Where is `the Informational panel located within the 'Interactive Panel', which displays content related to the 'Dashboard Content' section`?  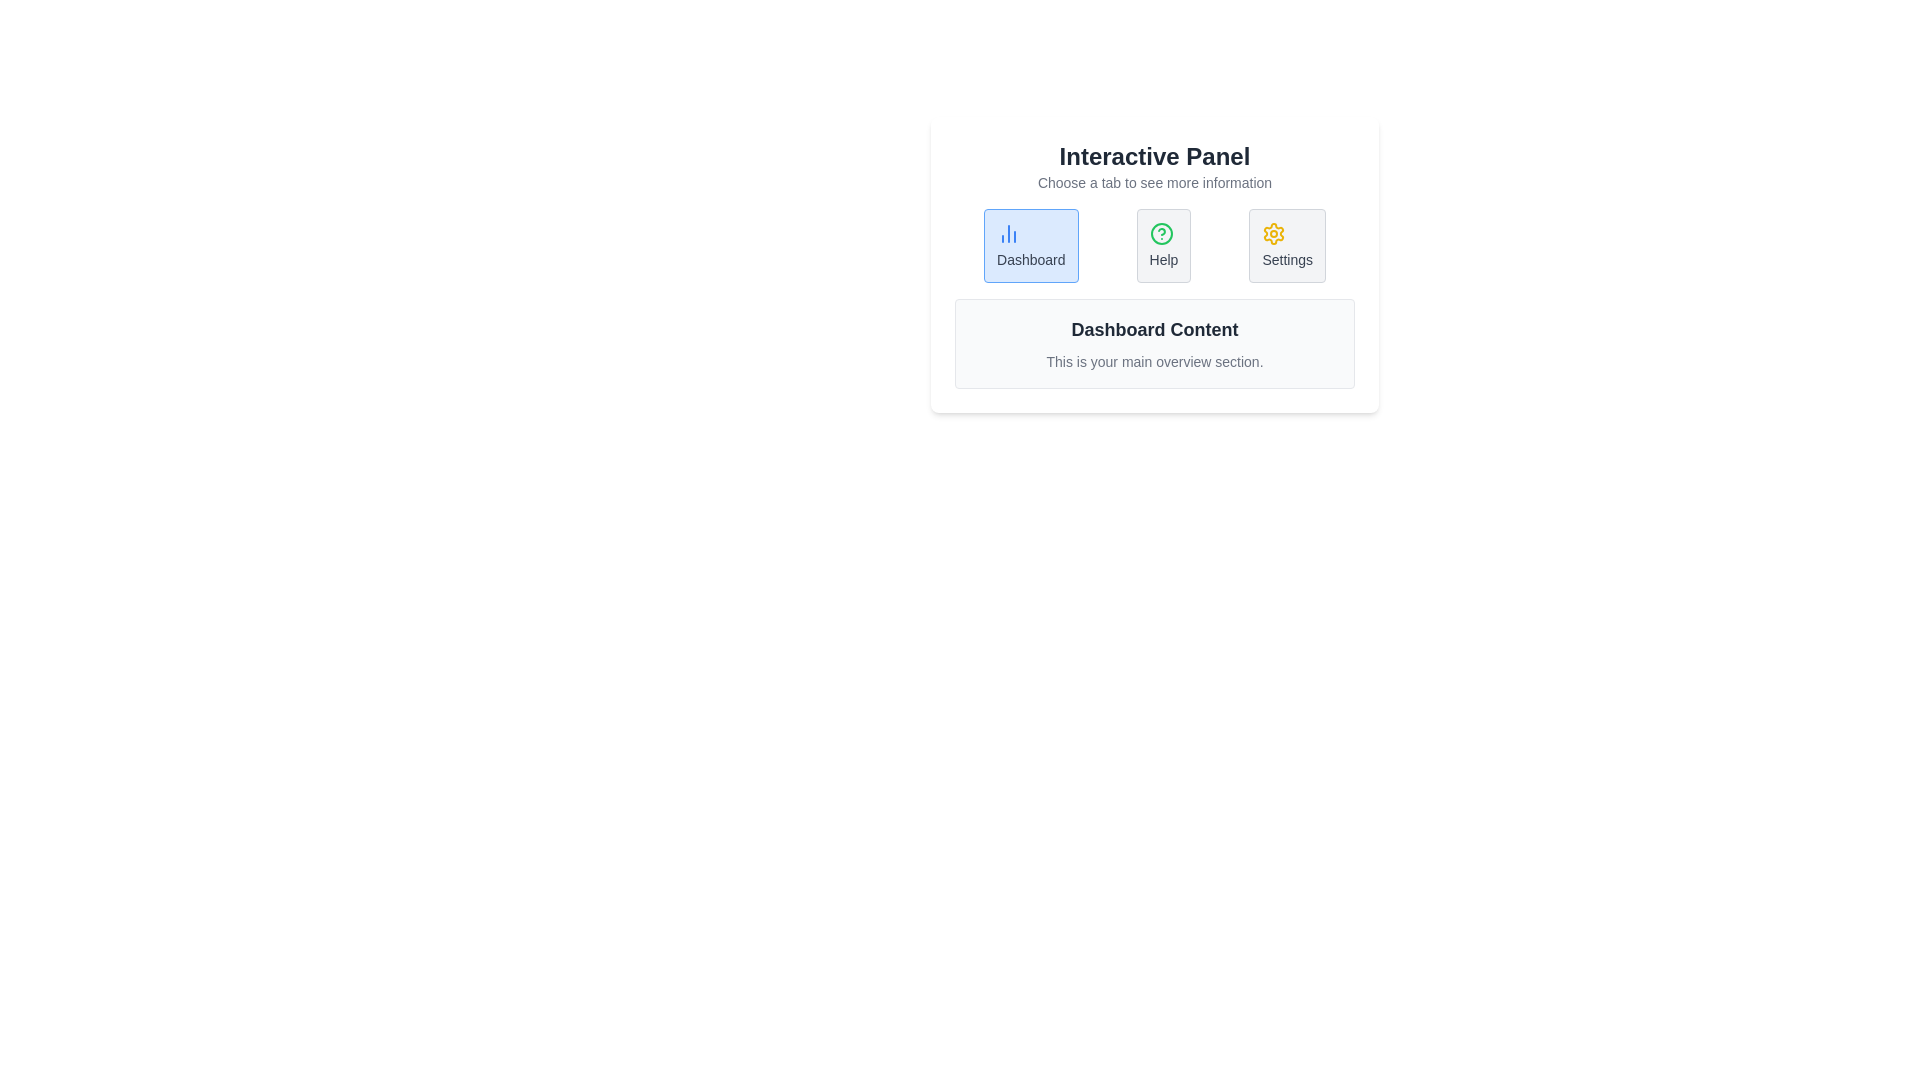
the Informational panel located within the 'Interactive Panel', which displays content related to the 'Dashboard Content' section is located at coordinates (1155, 342).